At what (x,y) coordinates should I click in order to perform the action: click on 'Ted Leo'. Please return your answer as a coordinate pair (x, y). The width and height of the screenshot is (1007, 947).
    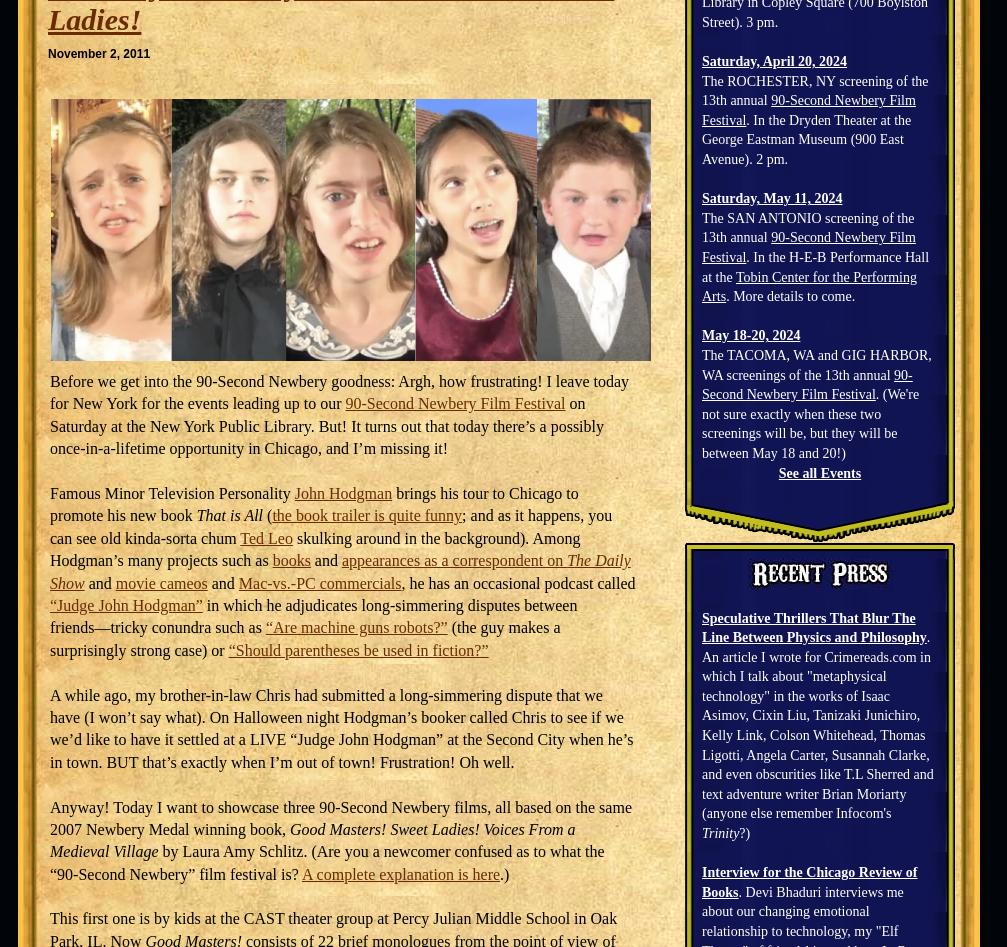
    Looking at the image, I should click on (266, 536).